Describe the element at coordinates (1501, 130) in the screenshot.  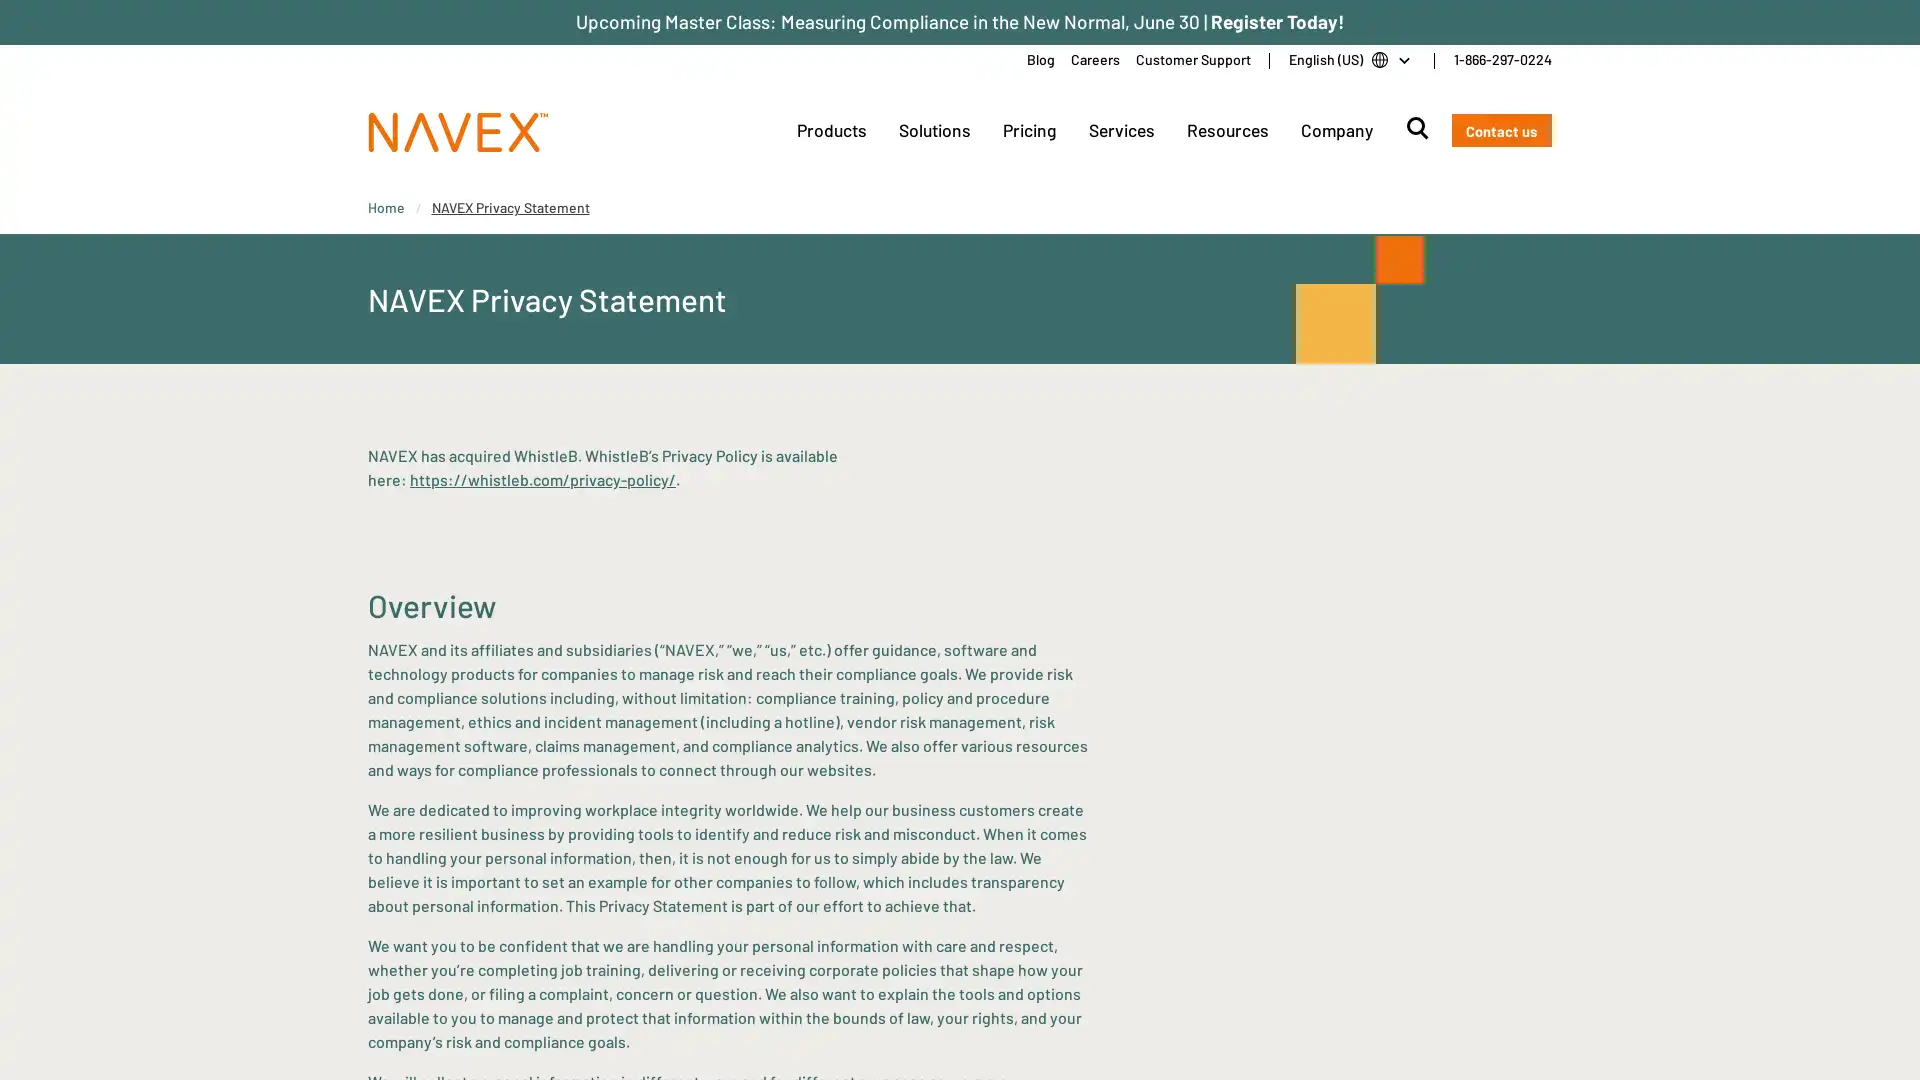
I see `Contact us` at that location.